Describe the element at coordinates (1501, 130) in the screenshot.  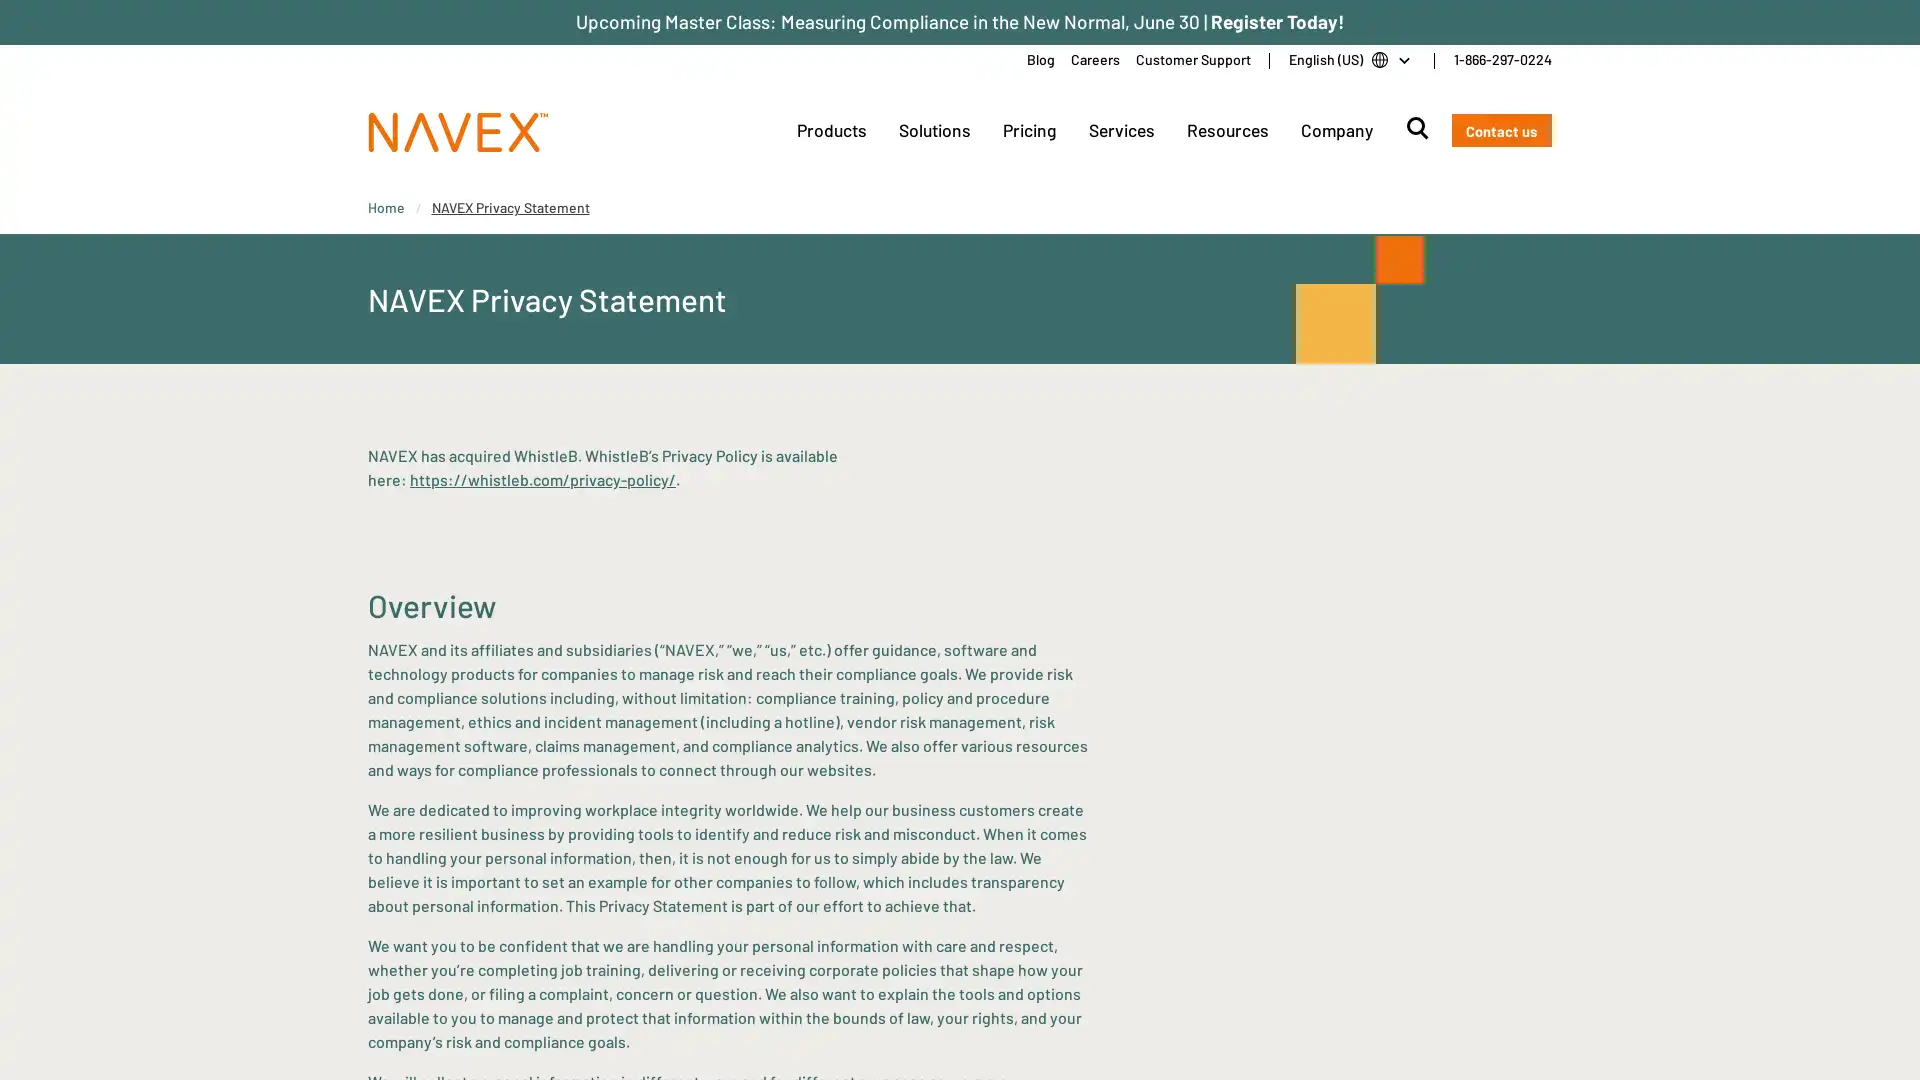
I see `Contact us` at that location.